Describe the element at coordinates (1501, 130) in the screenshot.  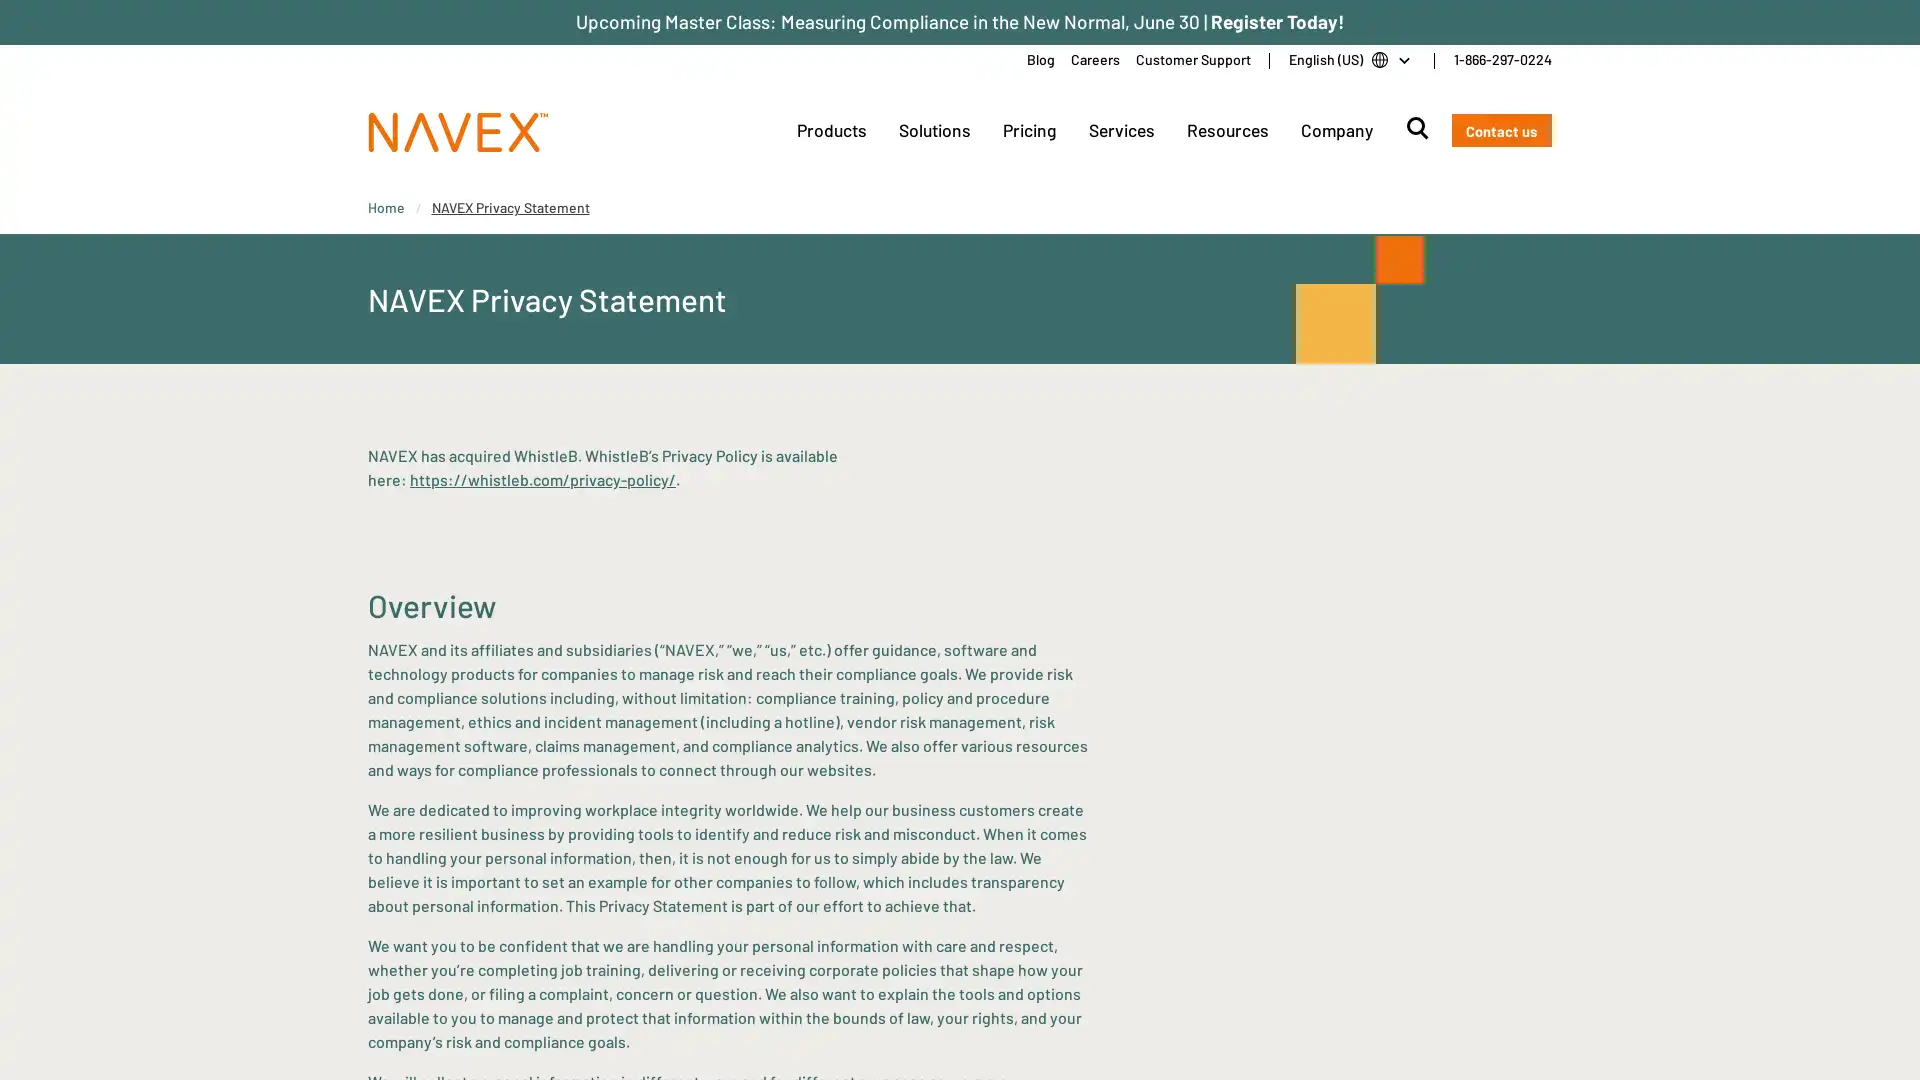
I see `Contact us` at that location.